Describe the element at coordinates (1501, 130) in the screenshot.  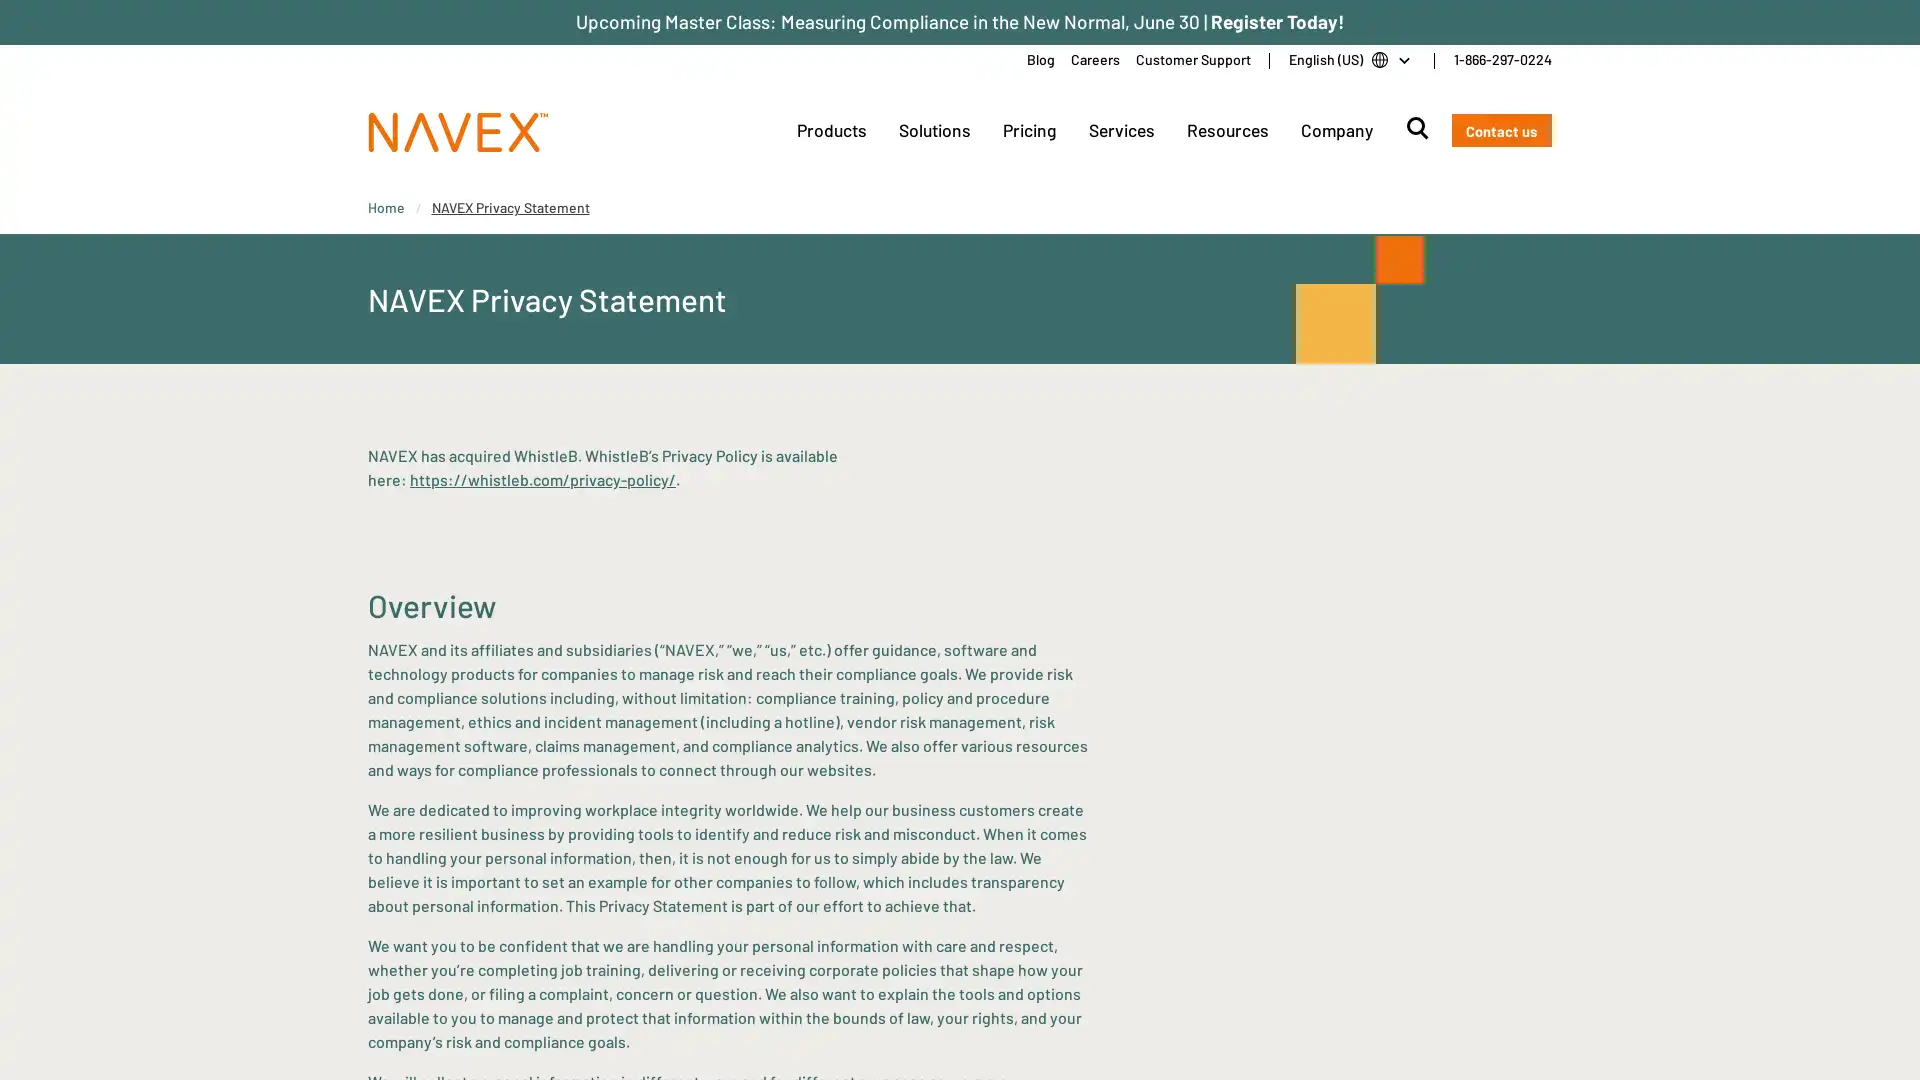
I see `Contact us` at that location.